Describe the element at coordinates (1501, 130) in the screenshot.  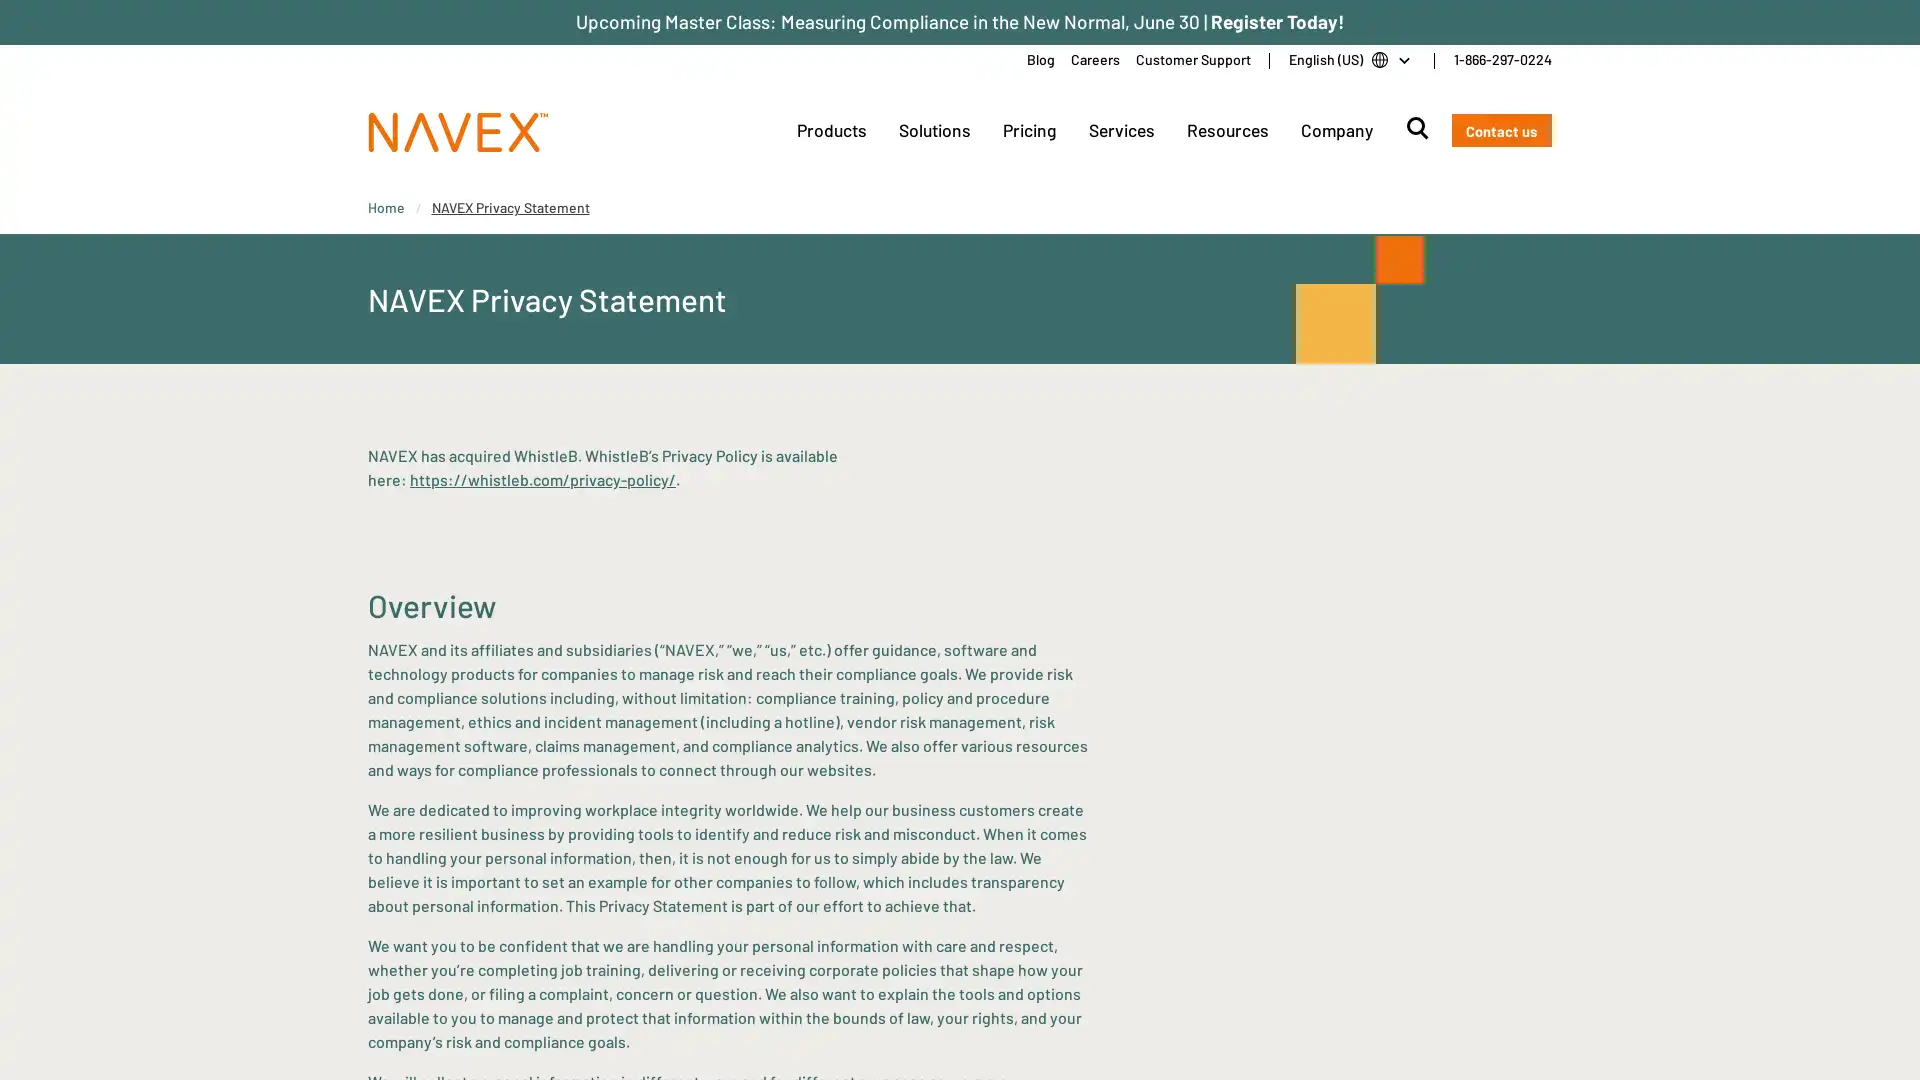
I see `Contact us` at that location.